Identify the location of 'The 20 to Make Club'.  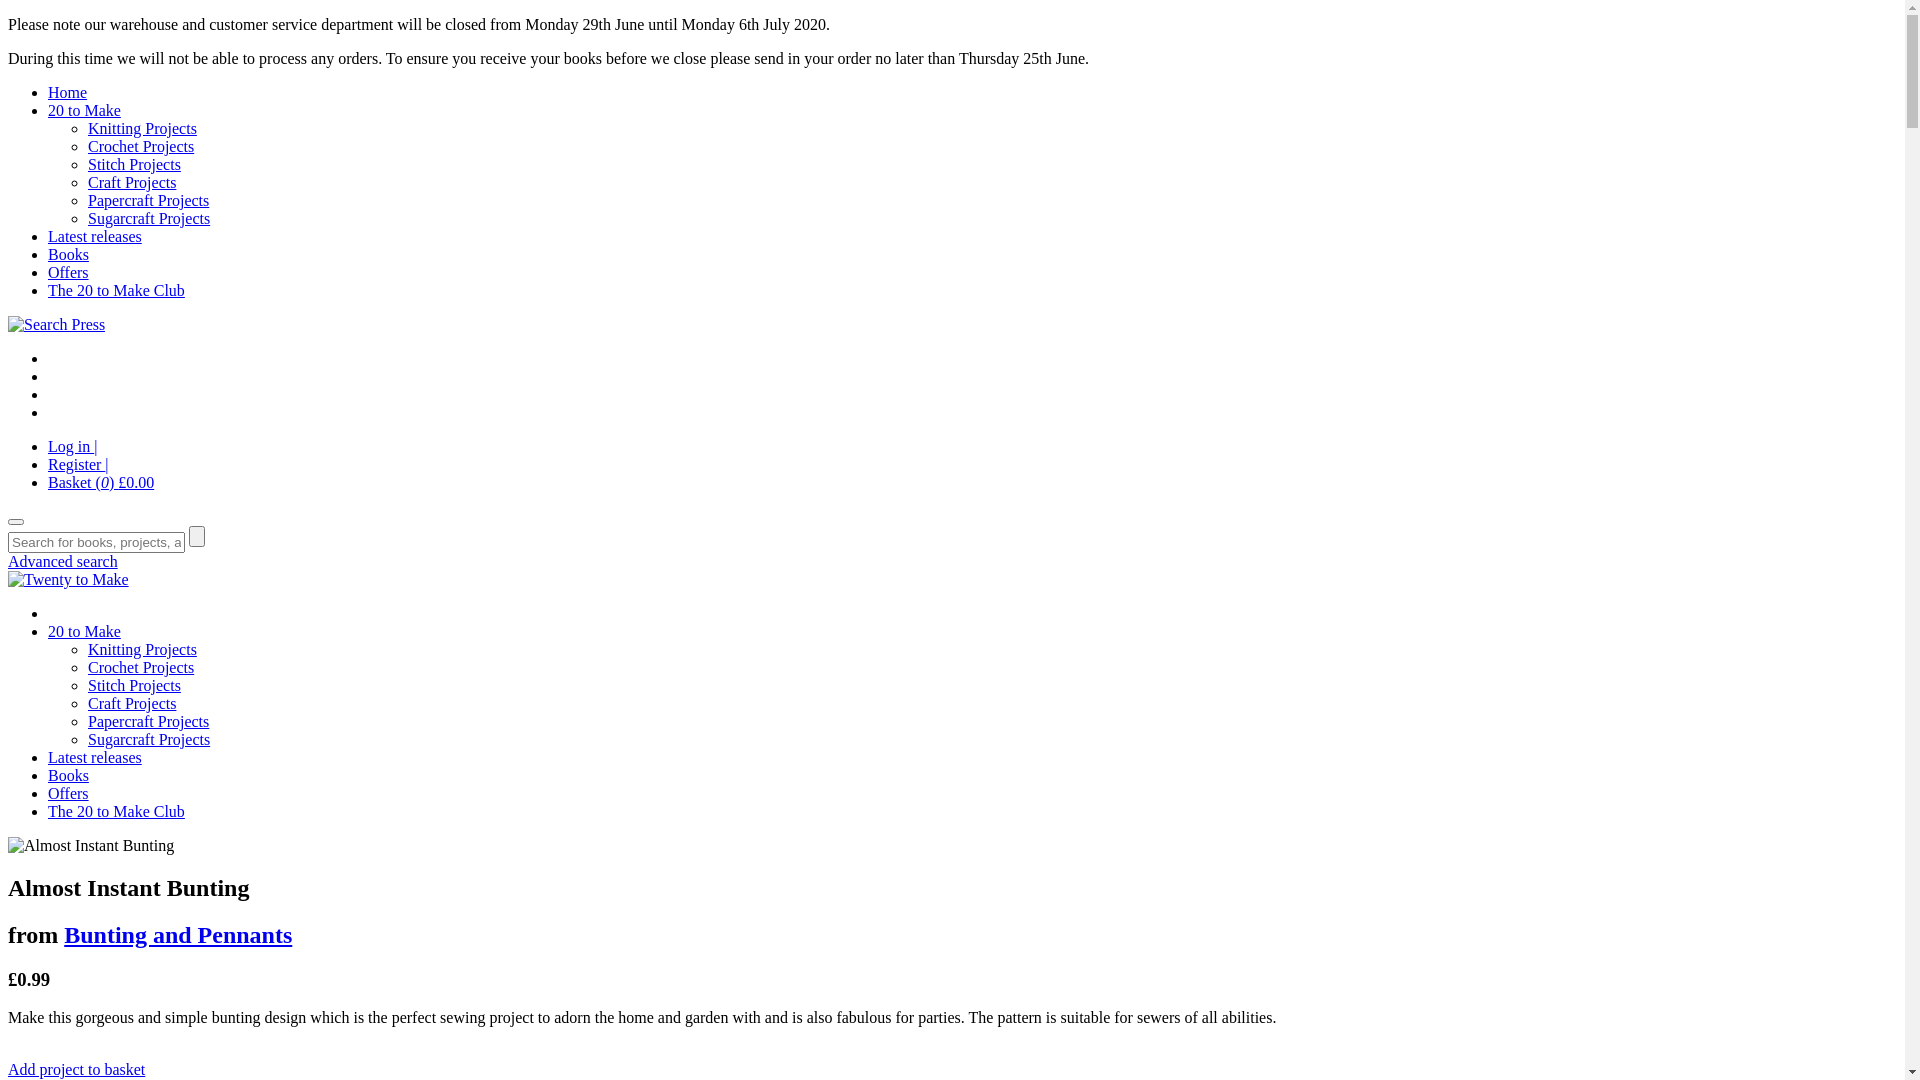
(115, 811).